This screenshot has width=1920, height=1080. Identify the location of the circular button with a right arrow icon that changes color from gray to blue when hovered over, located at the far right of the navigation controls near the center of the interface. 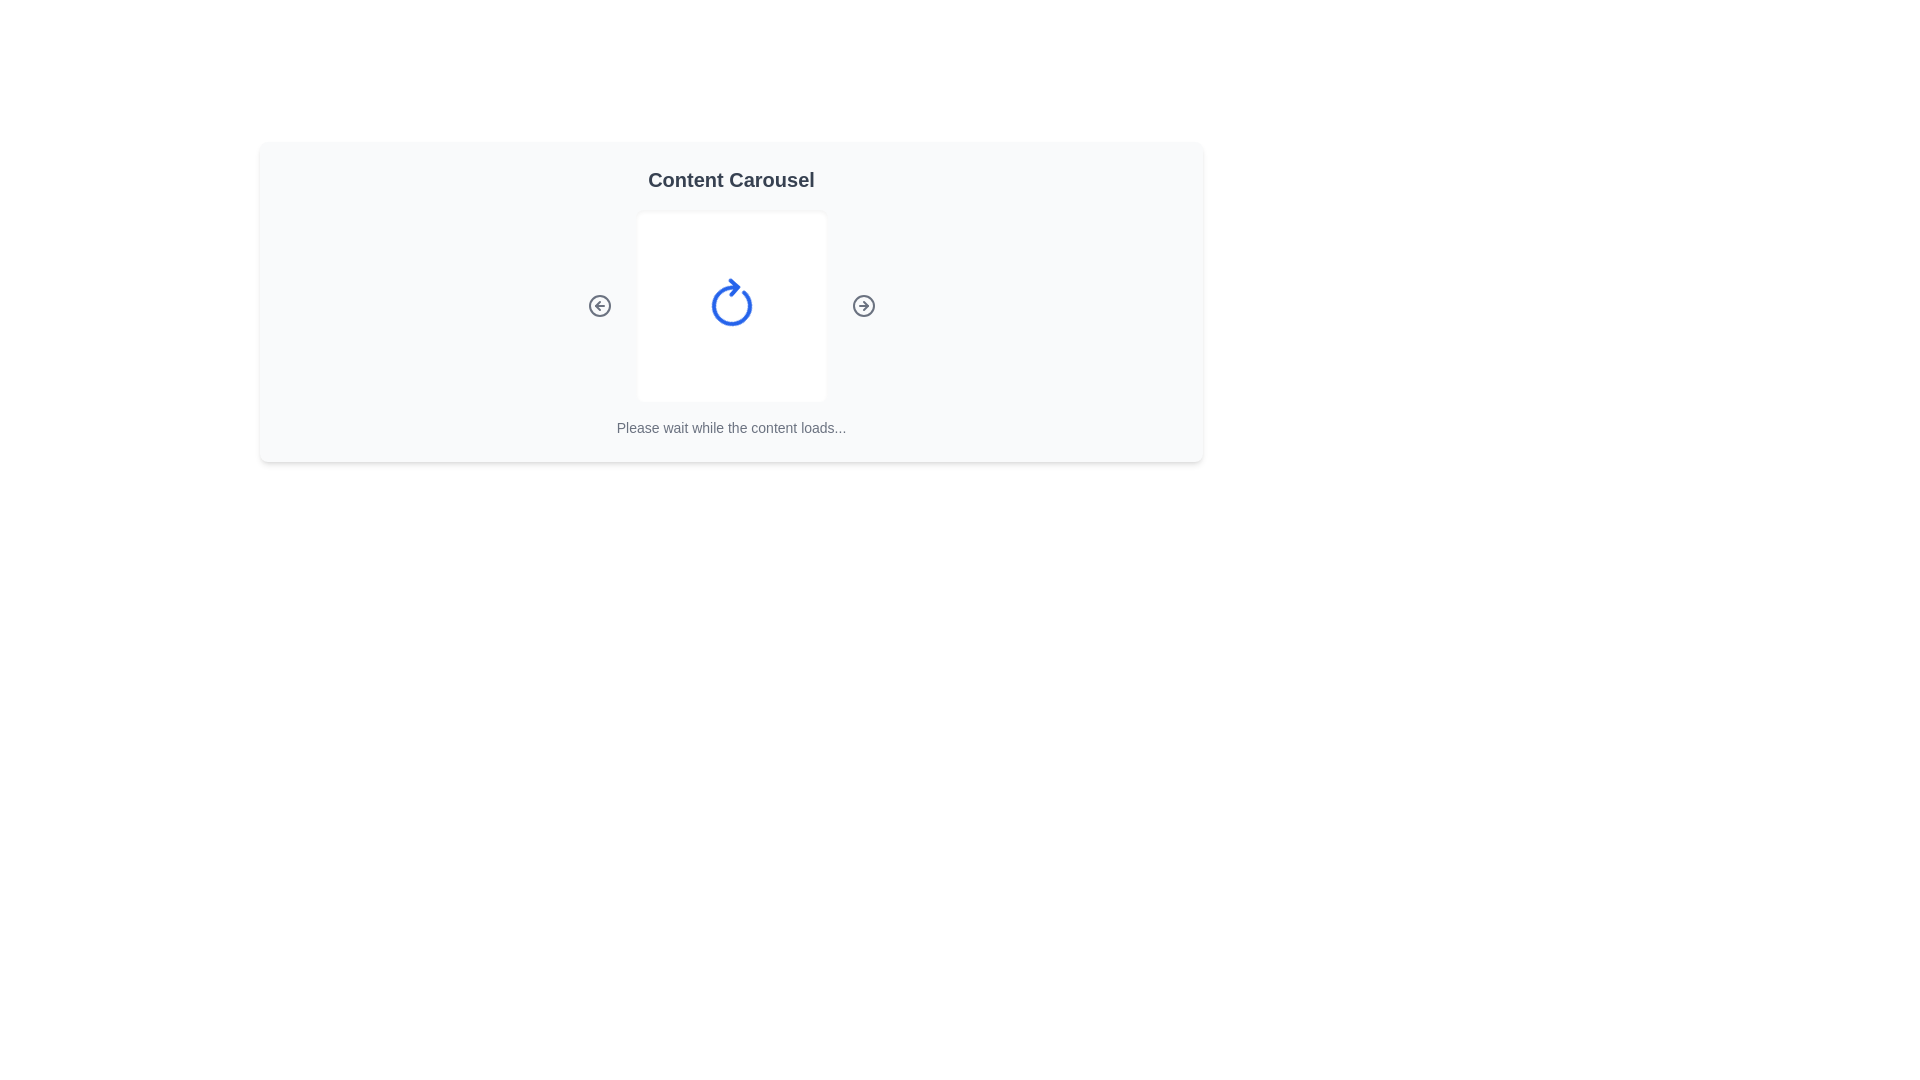
(863, 305).